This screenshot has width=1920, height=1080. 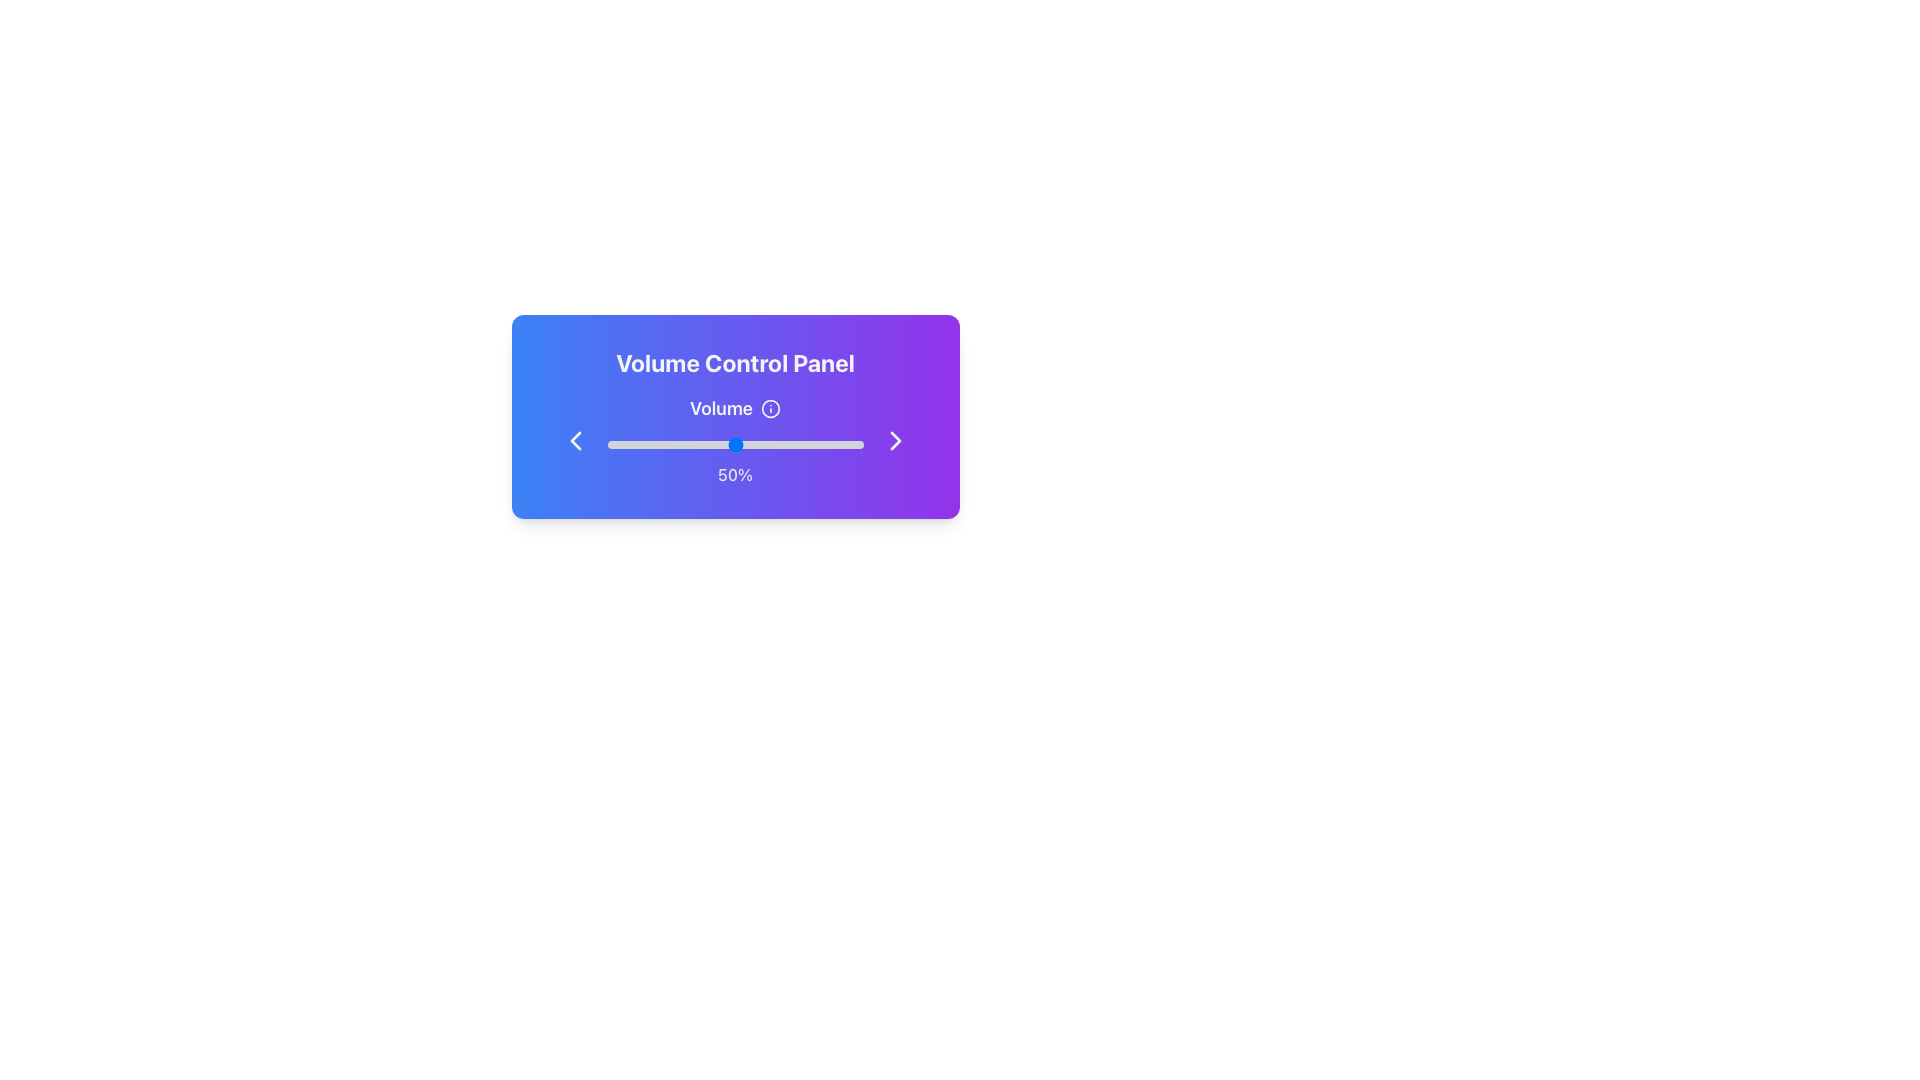 I want to click on the volume level, so click(x=658, y=443).